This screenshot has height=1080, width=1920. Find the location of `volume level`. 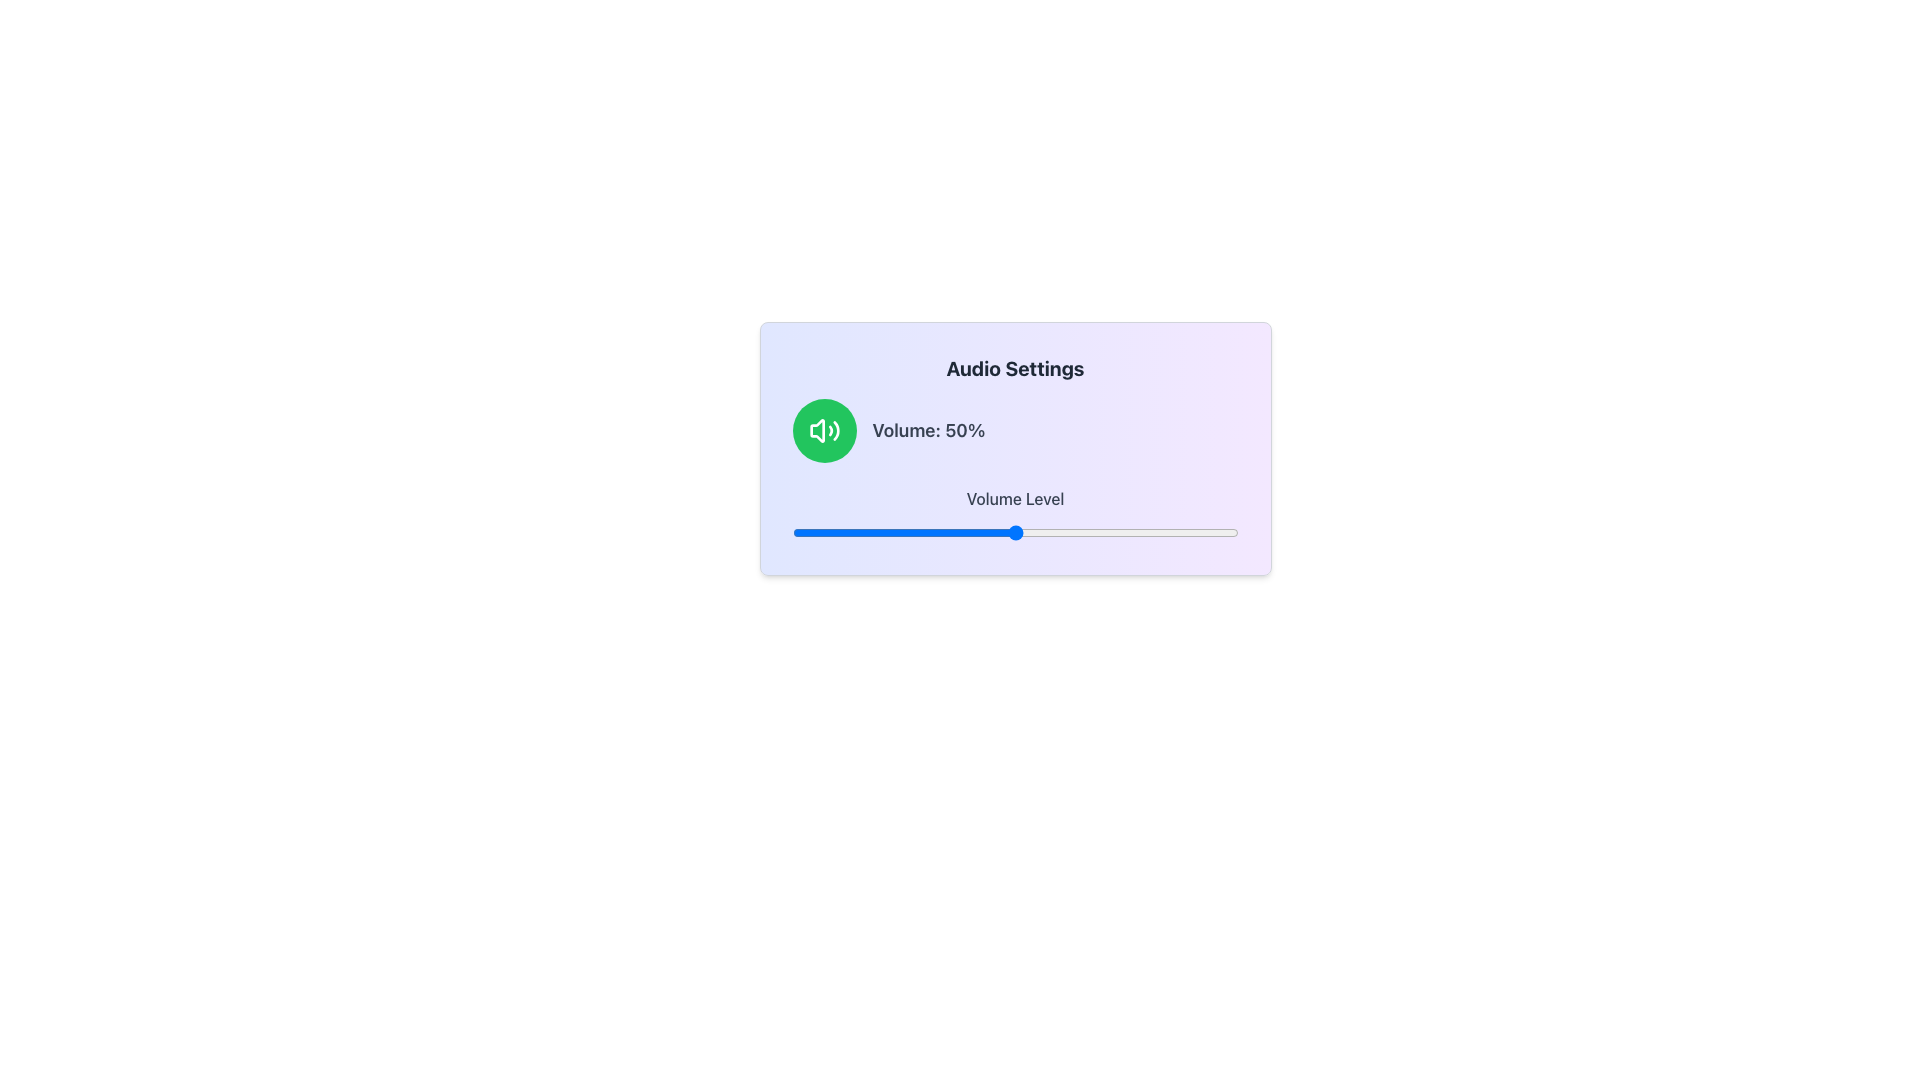

volume level is located at coordinates (894, 531).